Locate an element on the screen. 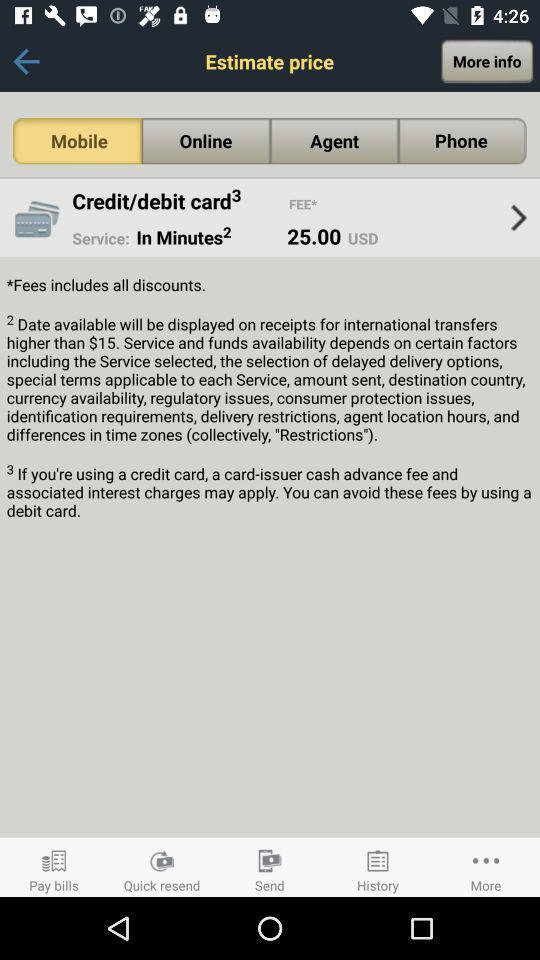 The image size is (540, 960). the item above phone is located at coordinates (486, 61).